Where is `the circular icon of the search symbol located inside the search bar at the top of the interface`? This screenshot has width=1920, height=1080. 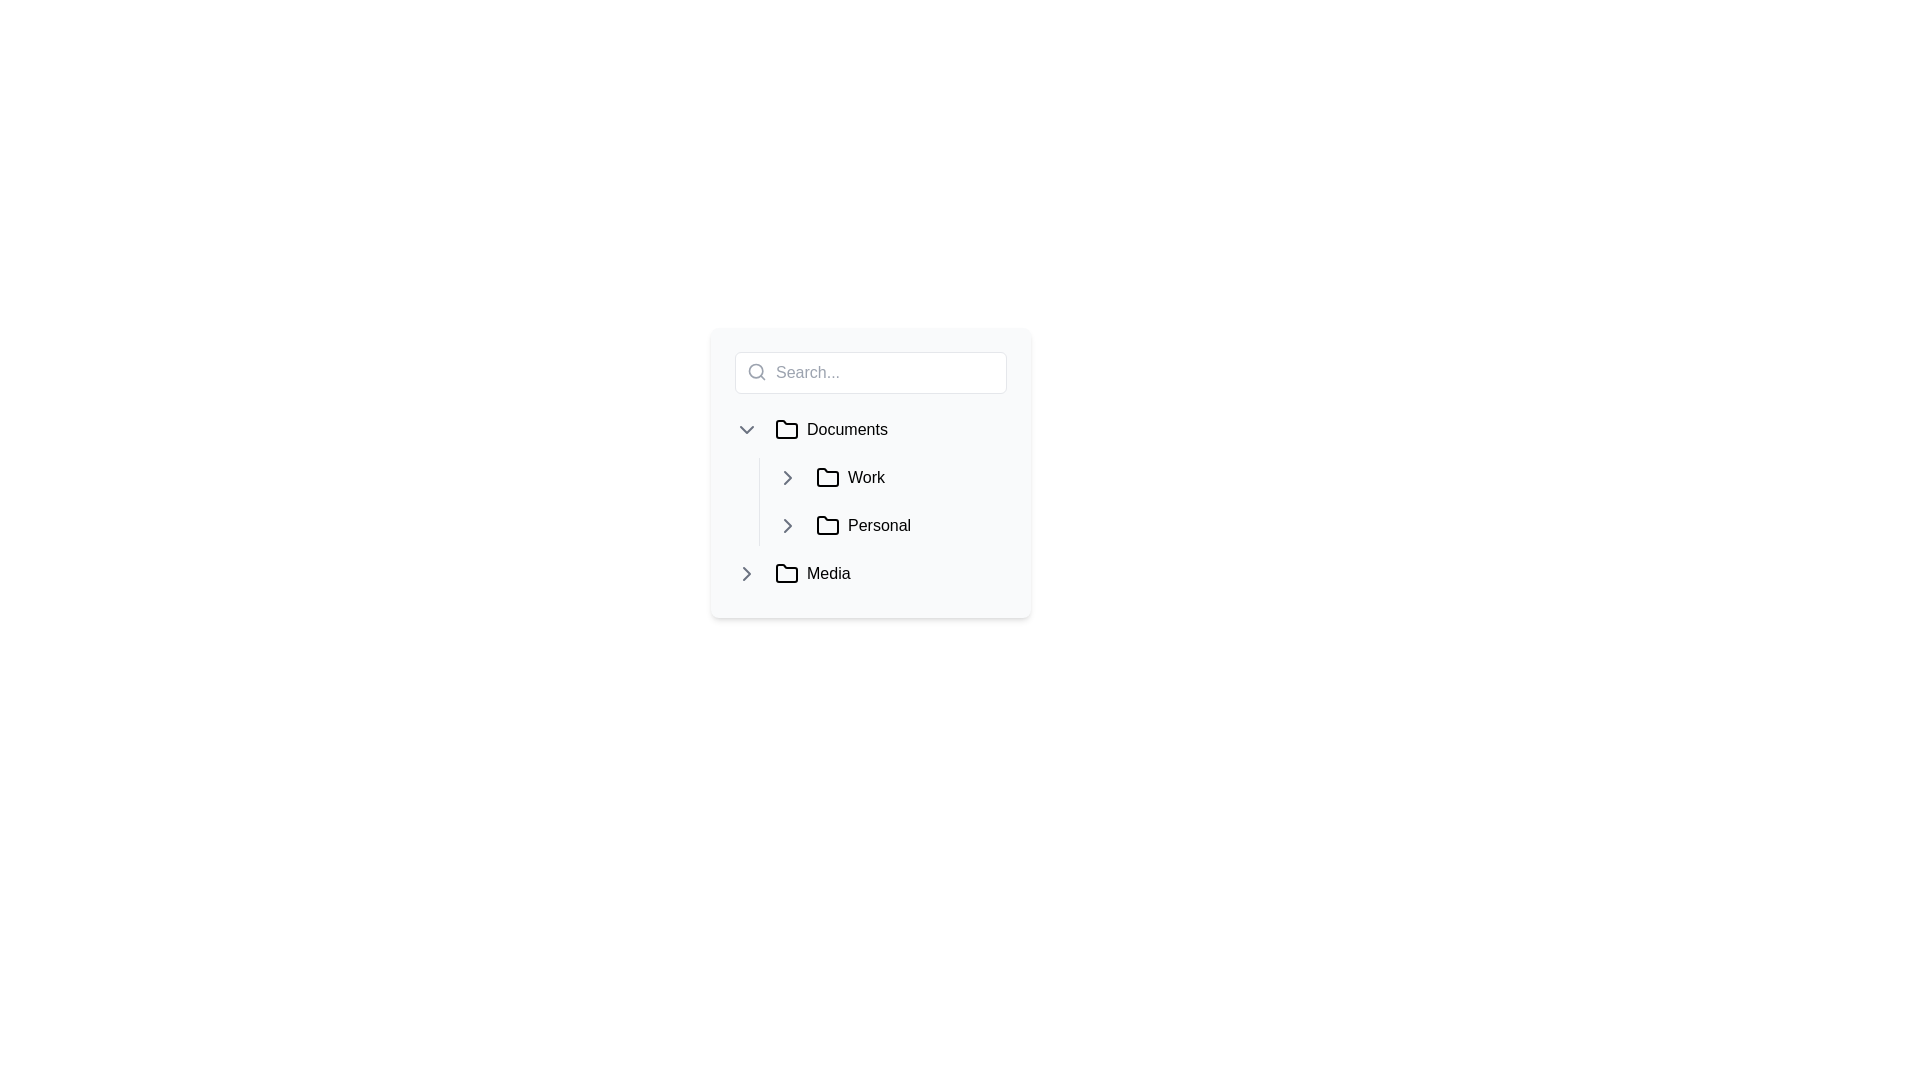
the circular icon of the search symbol located inside the search bar at the top of the interface is located at coordinates (755, 371).